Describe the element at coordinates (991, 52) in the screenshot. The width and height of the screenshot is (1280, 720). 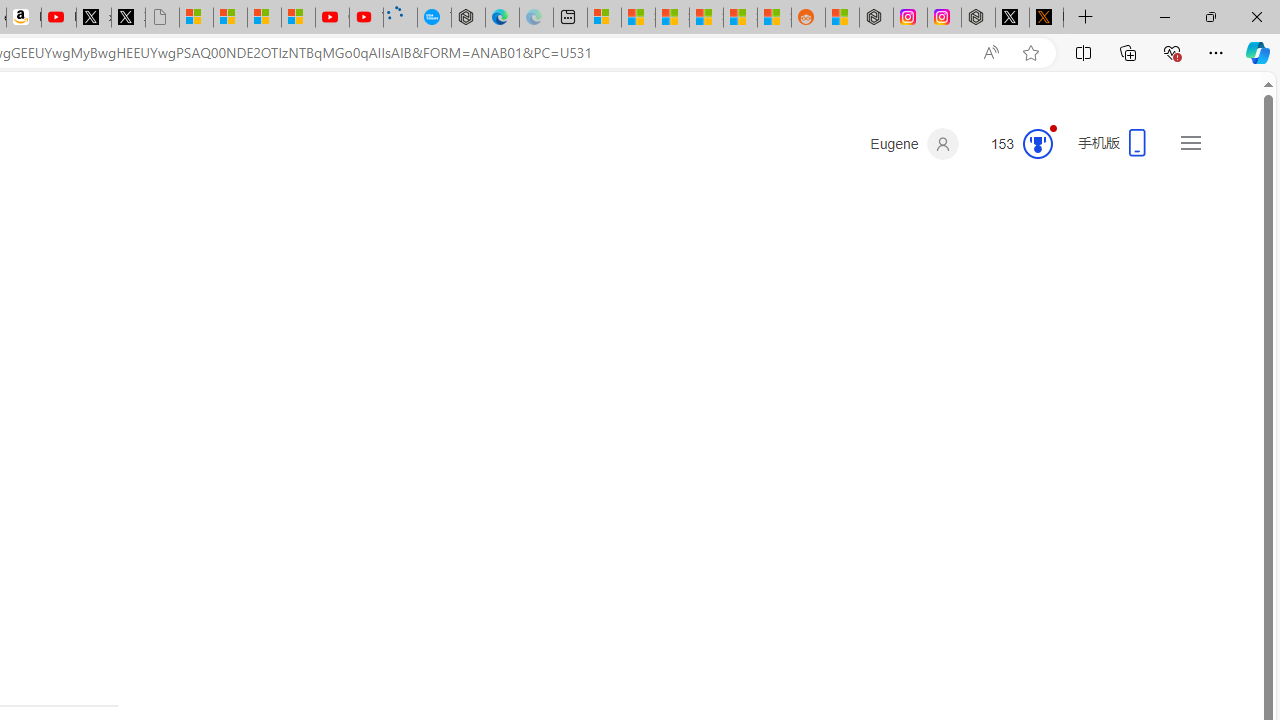
I see `'Read aloud this page (Ctrl+Shift+U)'` at that location.